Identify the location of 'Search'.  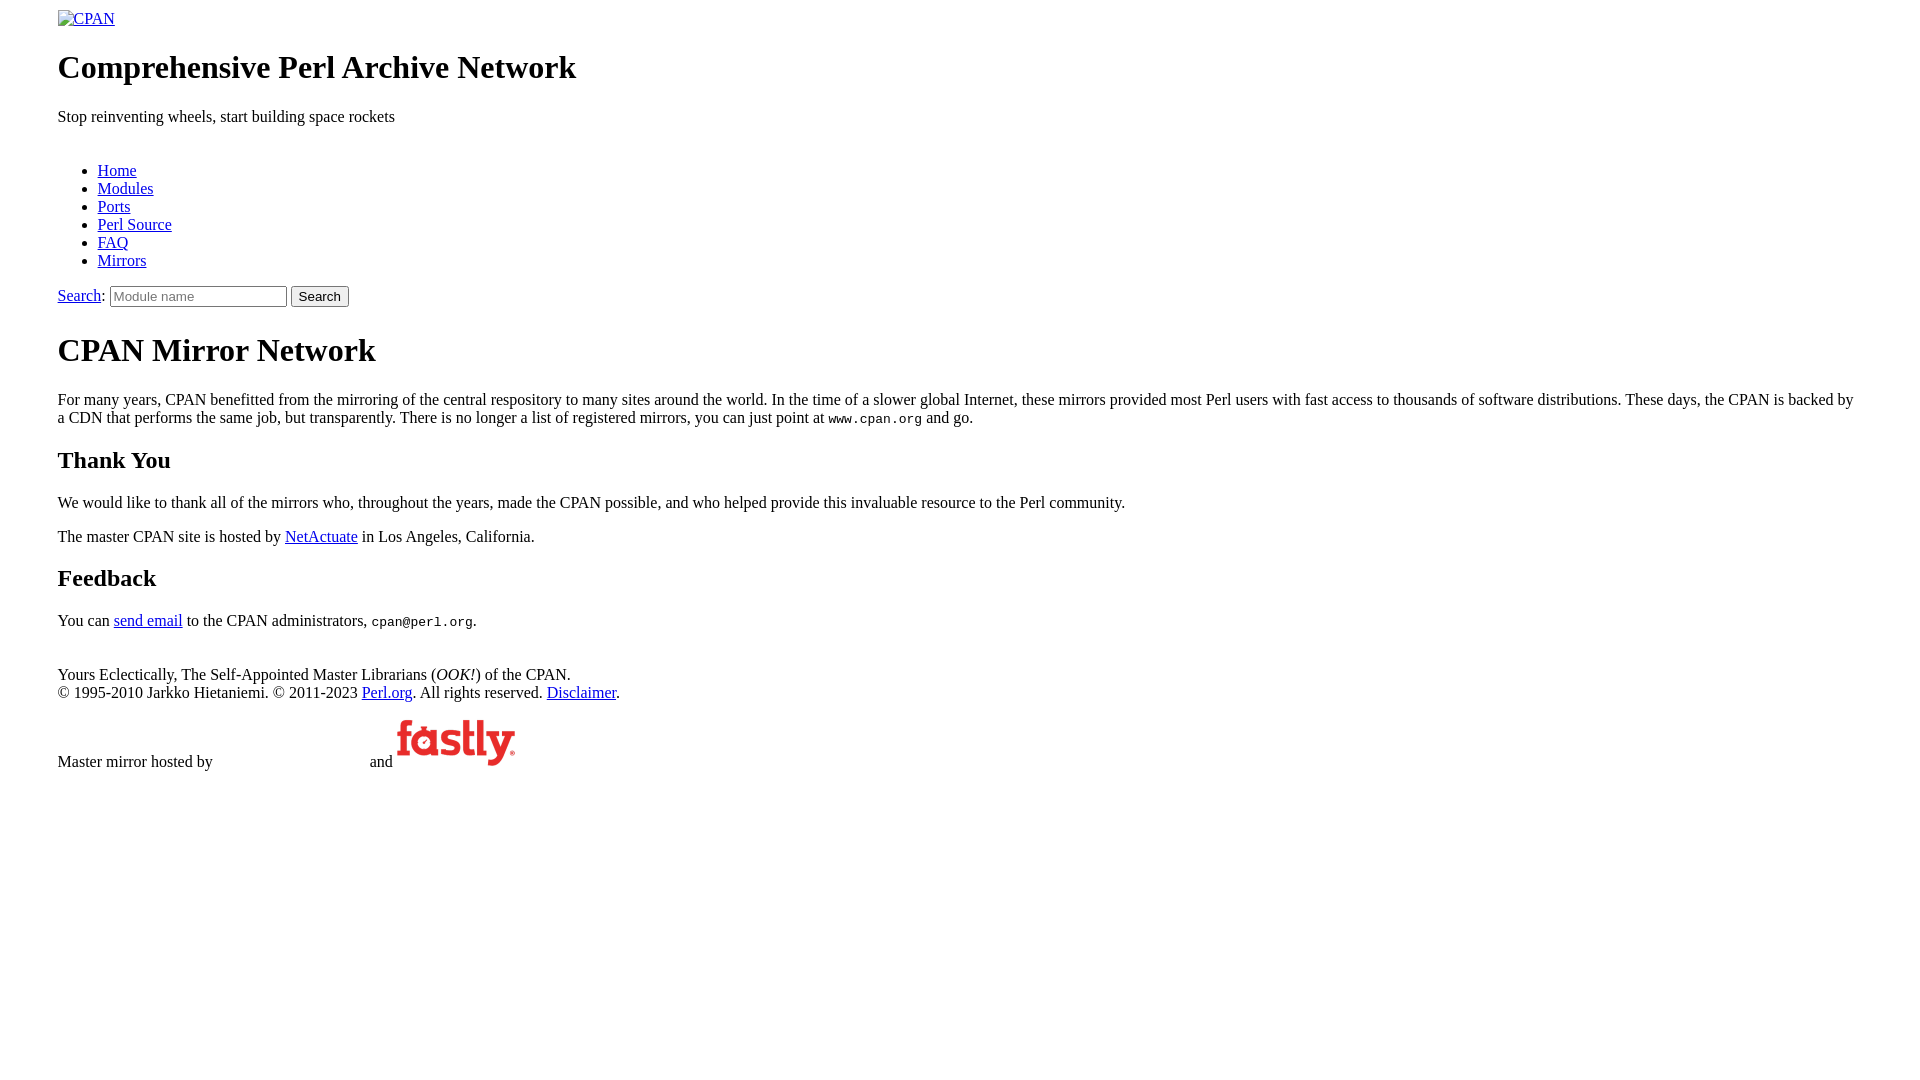
(320, 296).